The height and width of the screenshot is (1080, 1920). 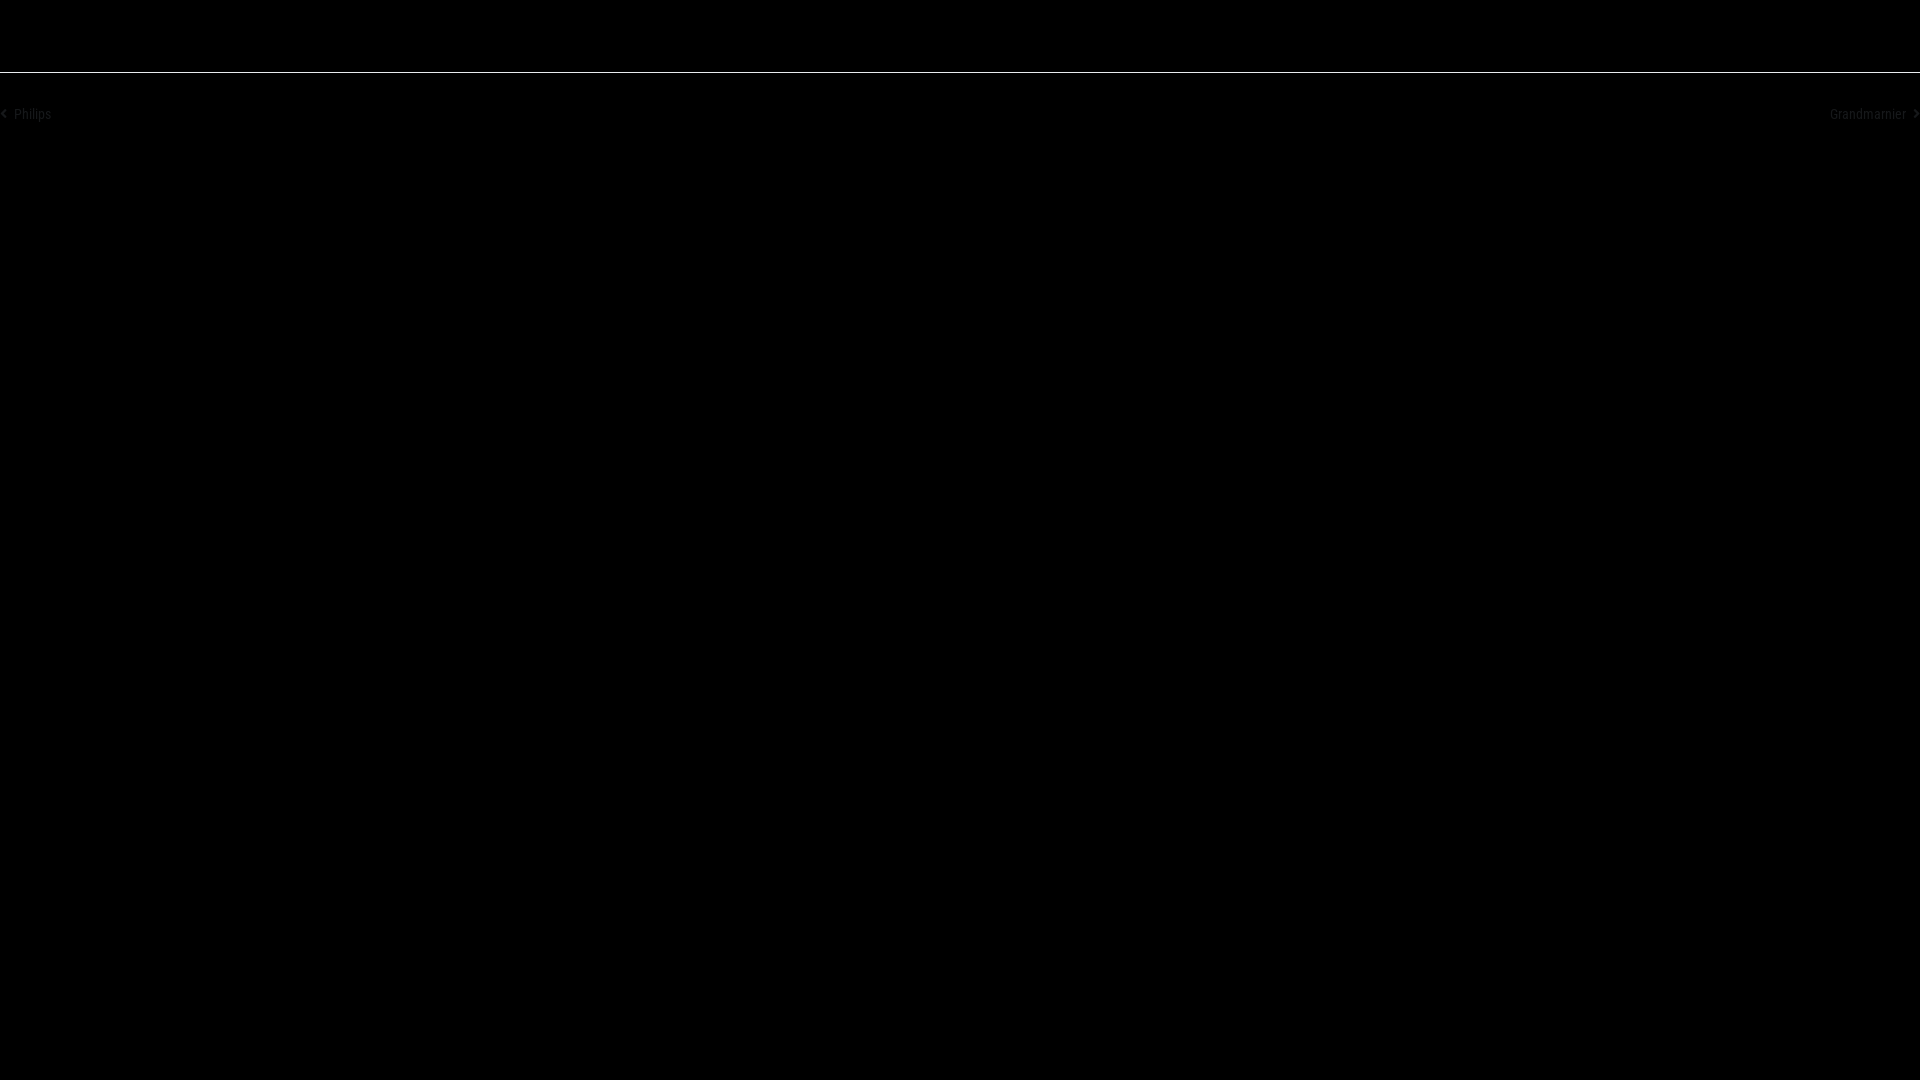 What do you see at coordinates (25, 114) in the screenshot?
I see `'Philips'` at bounding box center [25, 114].